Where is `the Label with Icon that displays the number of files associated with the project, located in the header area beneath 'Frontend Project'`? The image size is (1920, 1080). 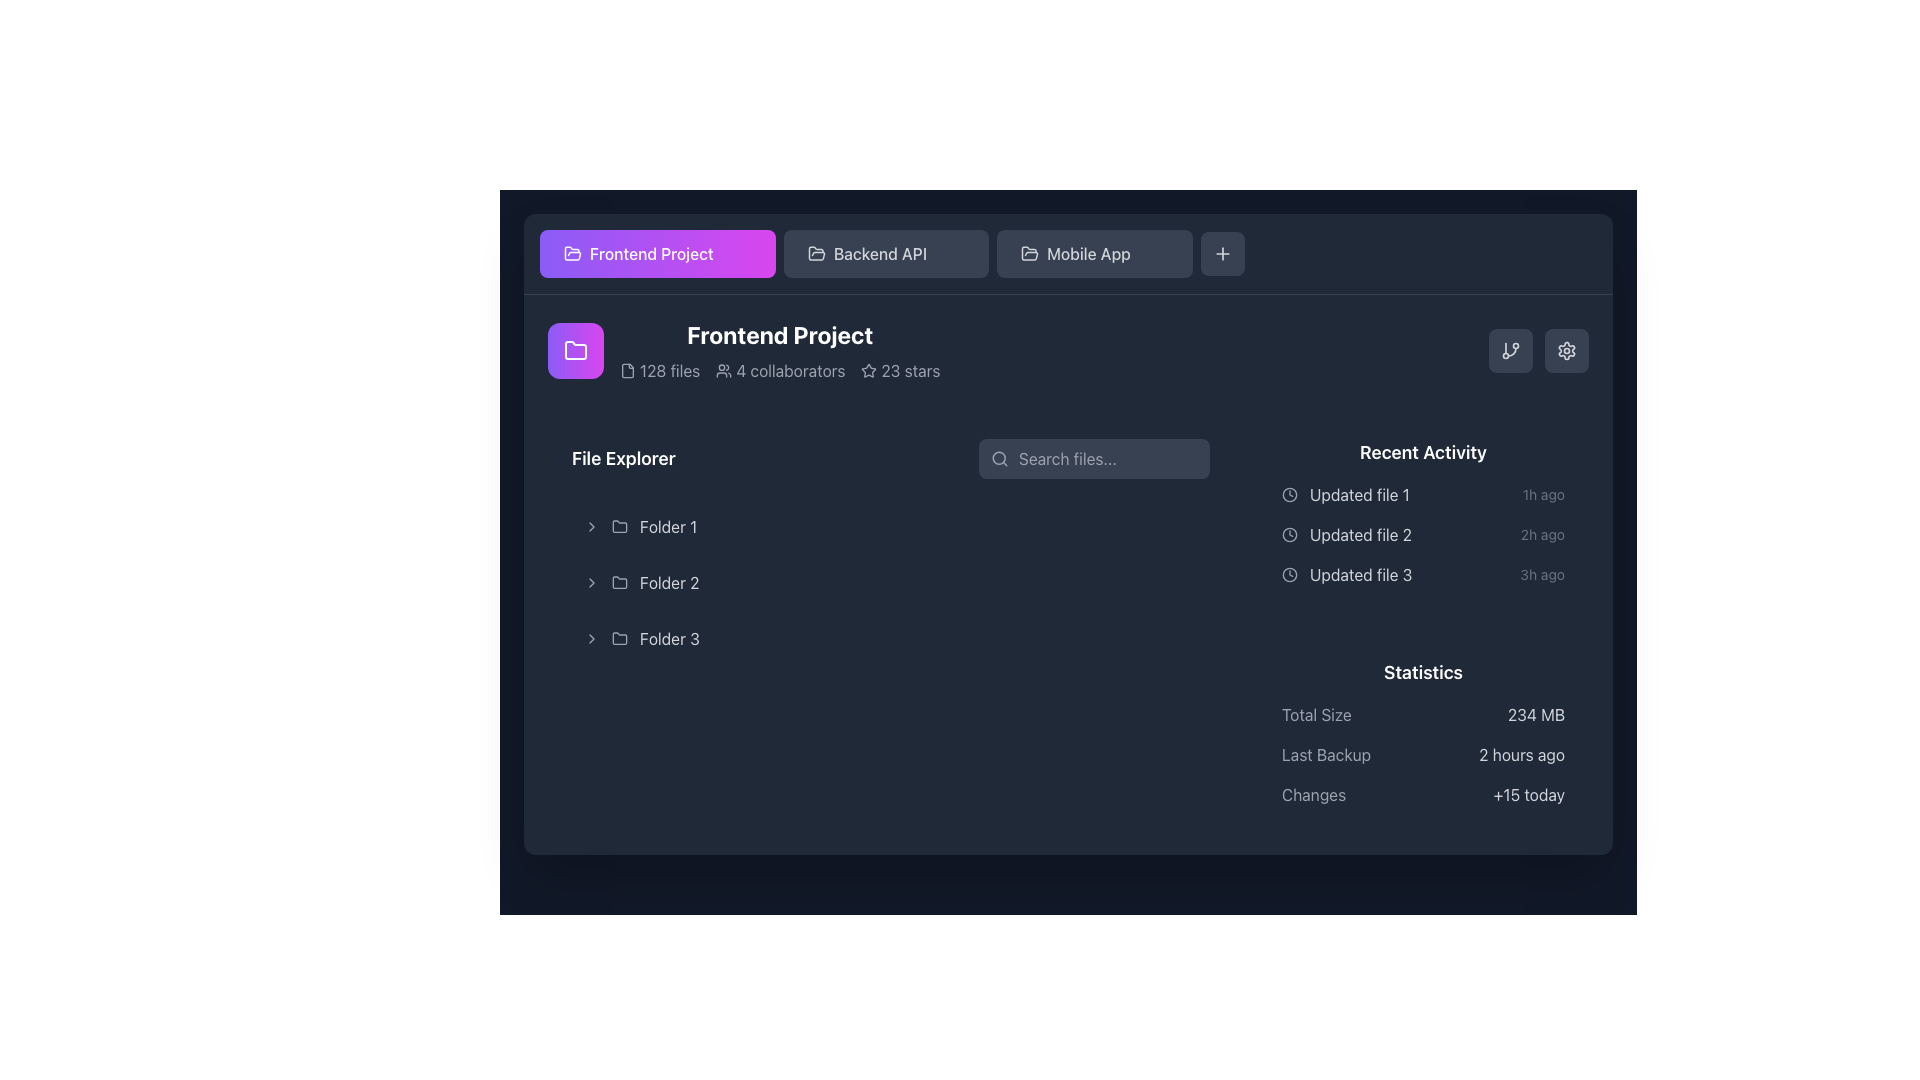
the Label with Icon that displays the number of files associated with the project, located in the header area beneath 'Frontend Project' is located at coordinates (660, 370).